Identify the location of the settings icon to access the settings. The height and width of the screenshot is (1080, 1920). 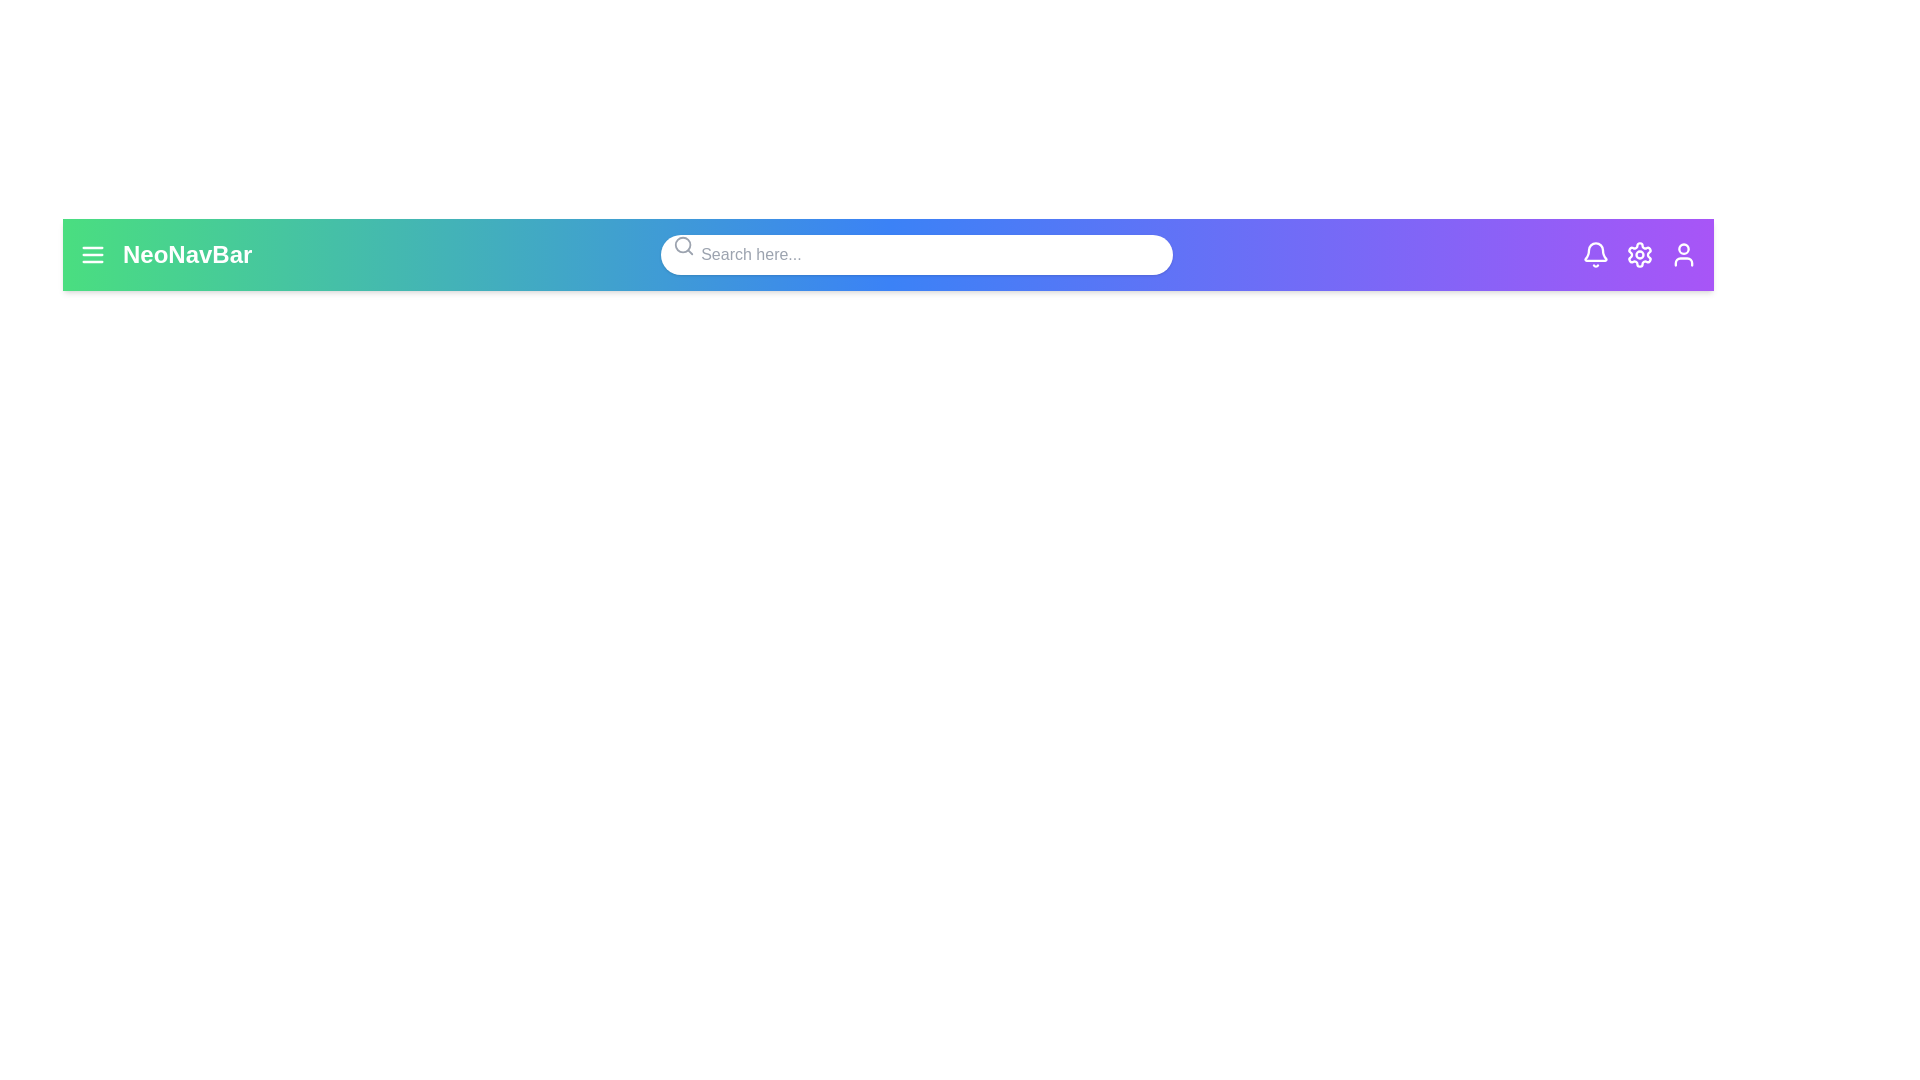
(1640, 253).